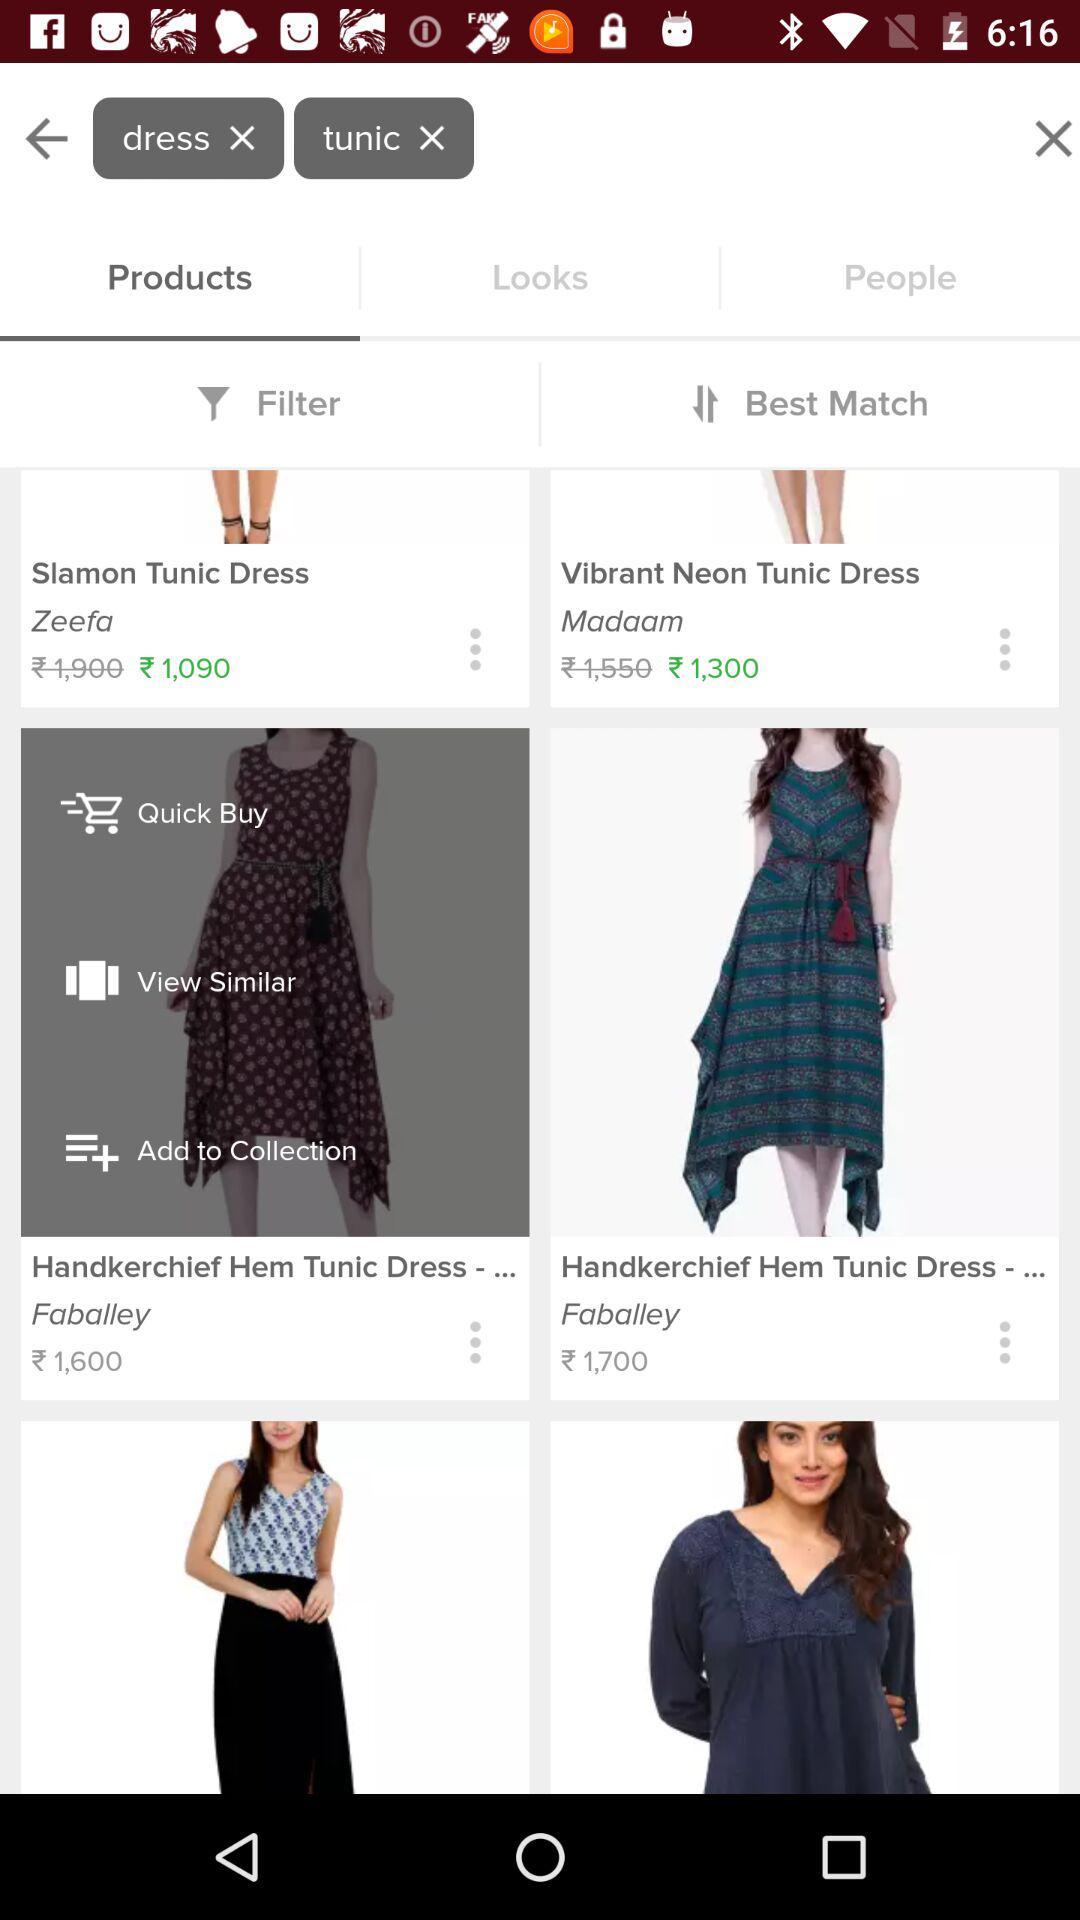 Image resolution: width=1080 pixels, height=1920 pixels. What do you see at coordinates (804, 982) in the screenshot?
I see `the second image from right bottom` at bounding box center [804, 982].